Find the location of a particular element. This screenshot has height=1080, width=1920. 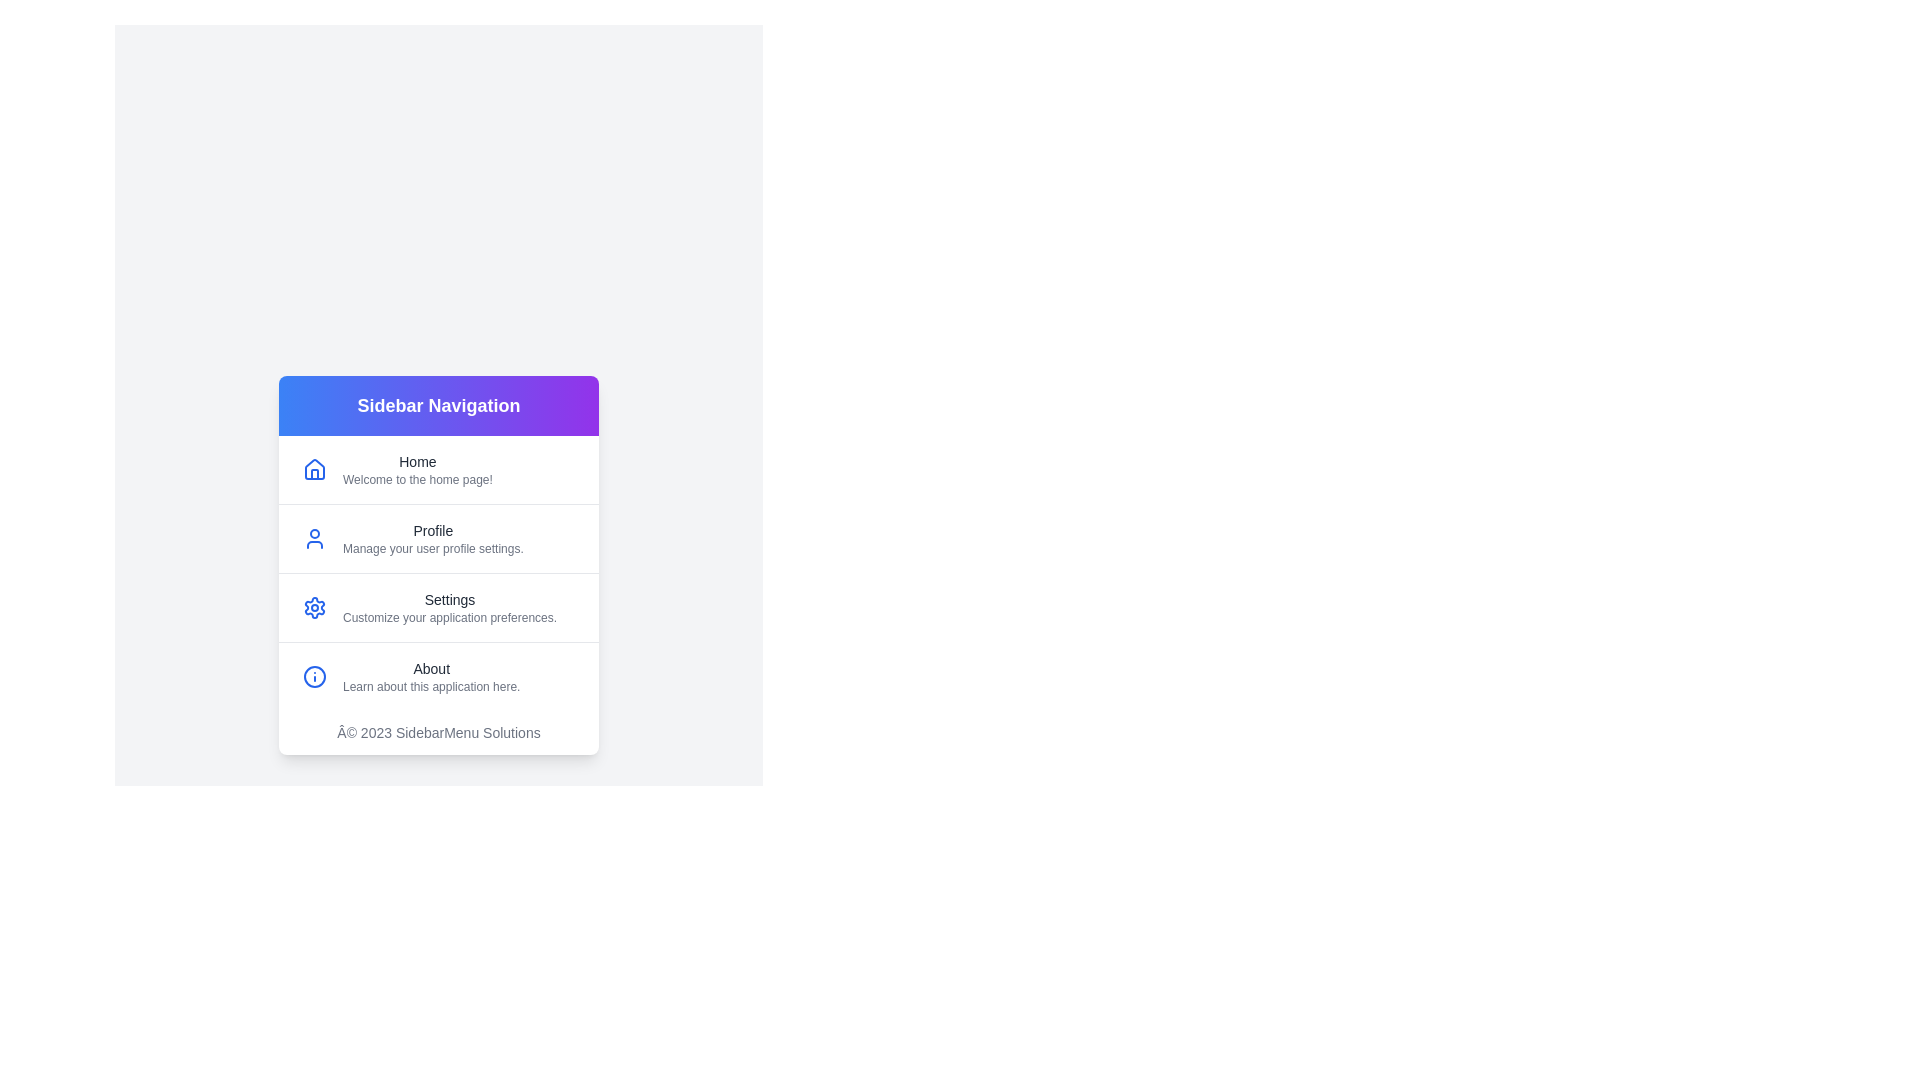

the text content of the Settings section is located at coordinates (342, 598).